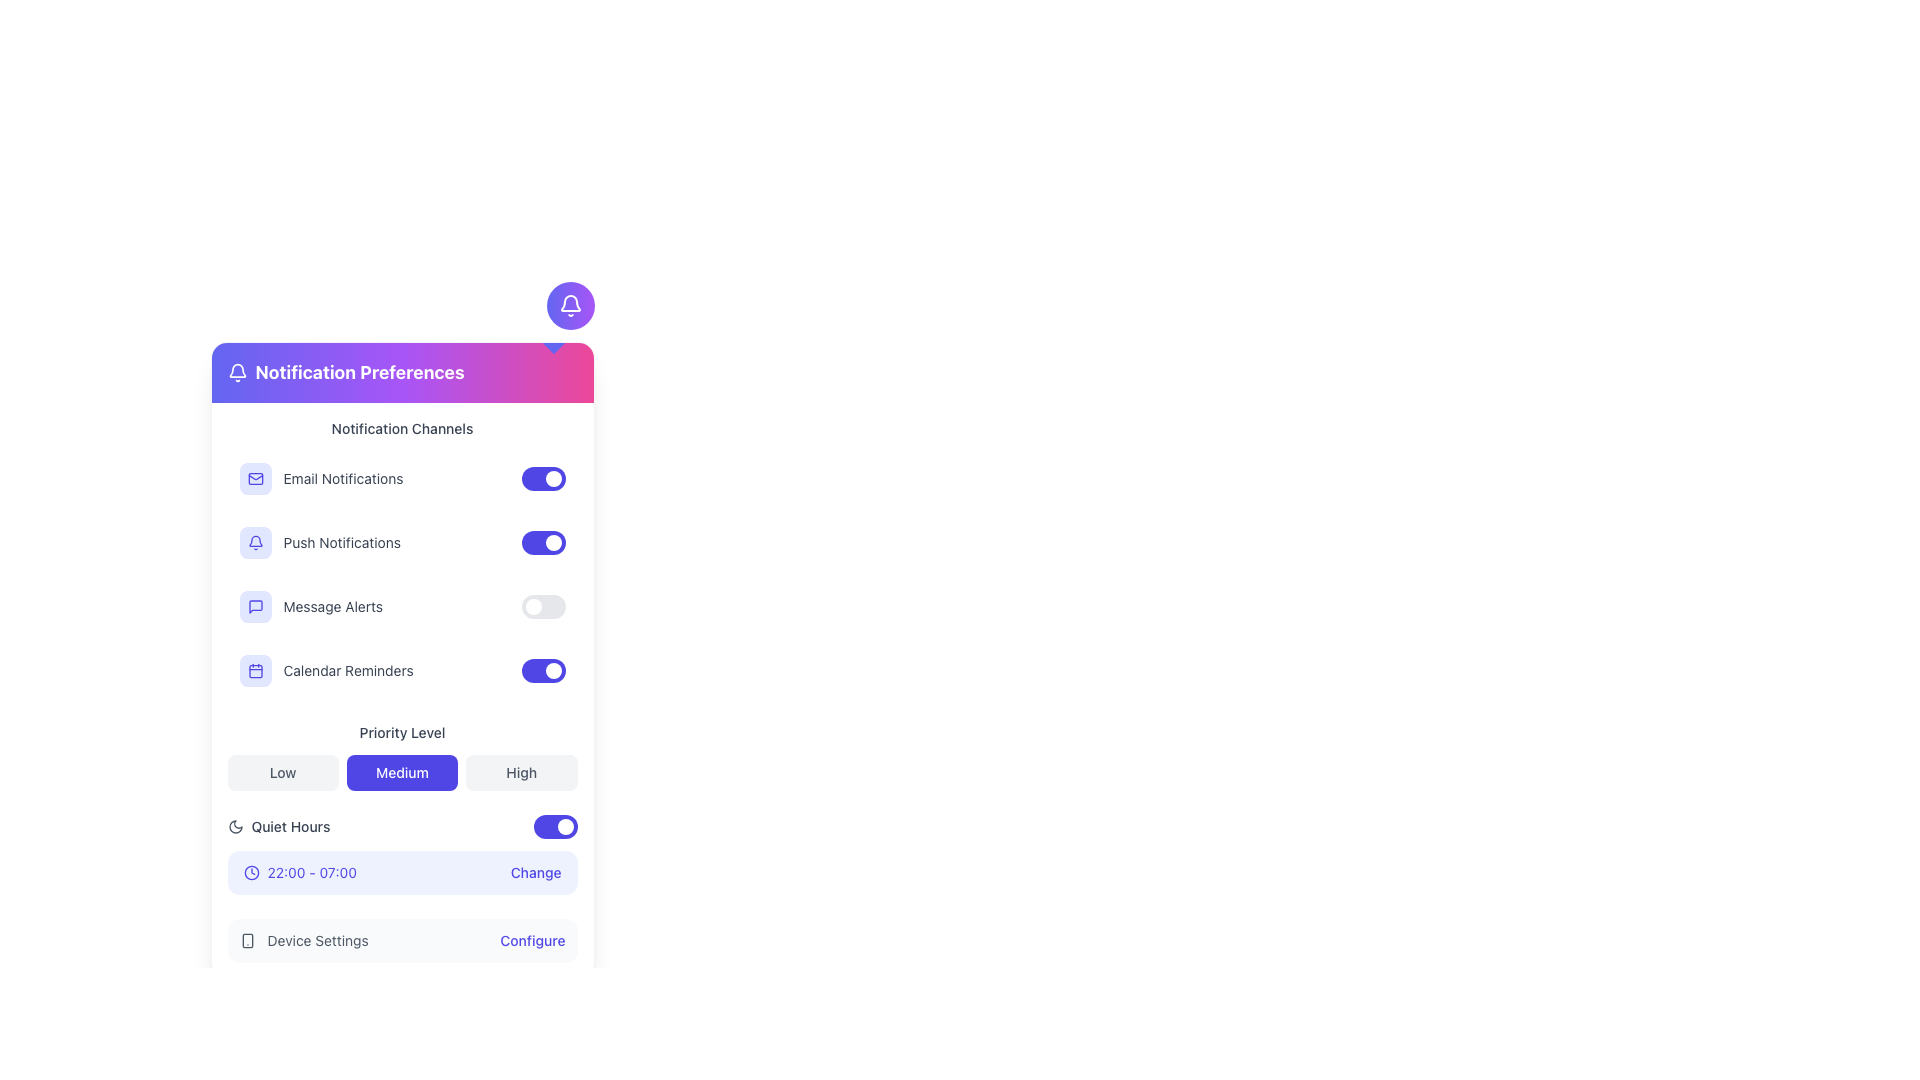 The width and height of the screenshot is (1920, 1080). Describe the element at coordinates (553, 671) in the screenshot. I see `the toggle indicator that visually indicates the state of the toggle switch for 'Push Notifications' in the 'Notification Preferences' section` at that location.